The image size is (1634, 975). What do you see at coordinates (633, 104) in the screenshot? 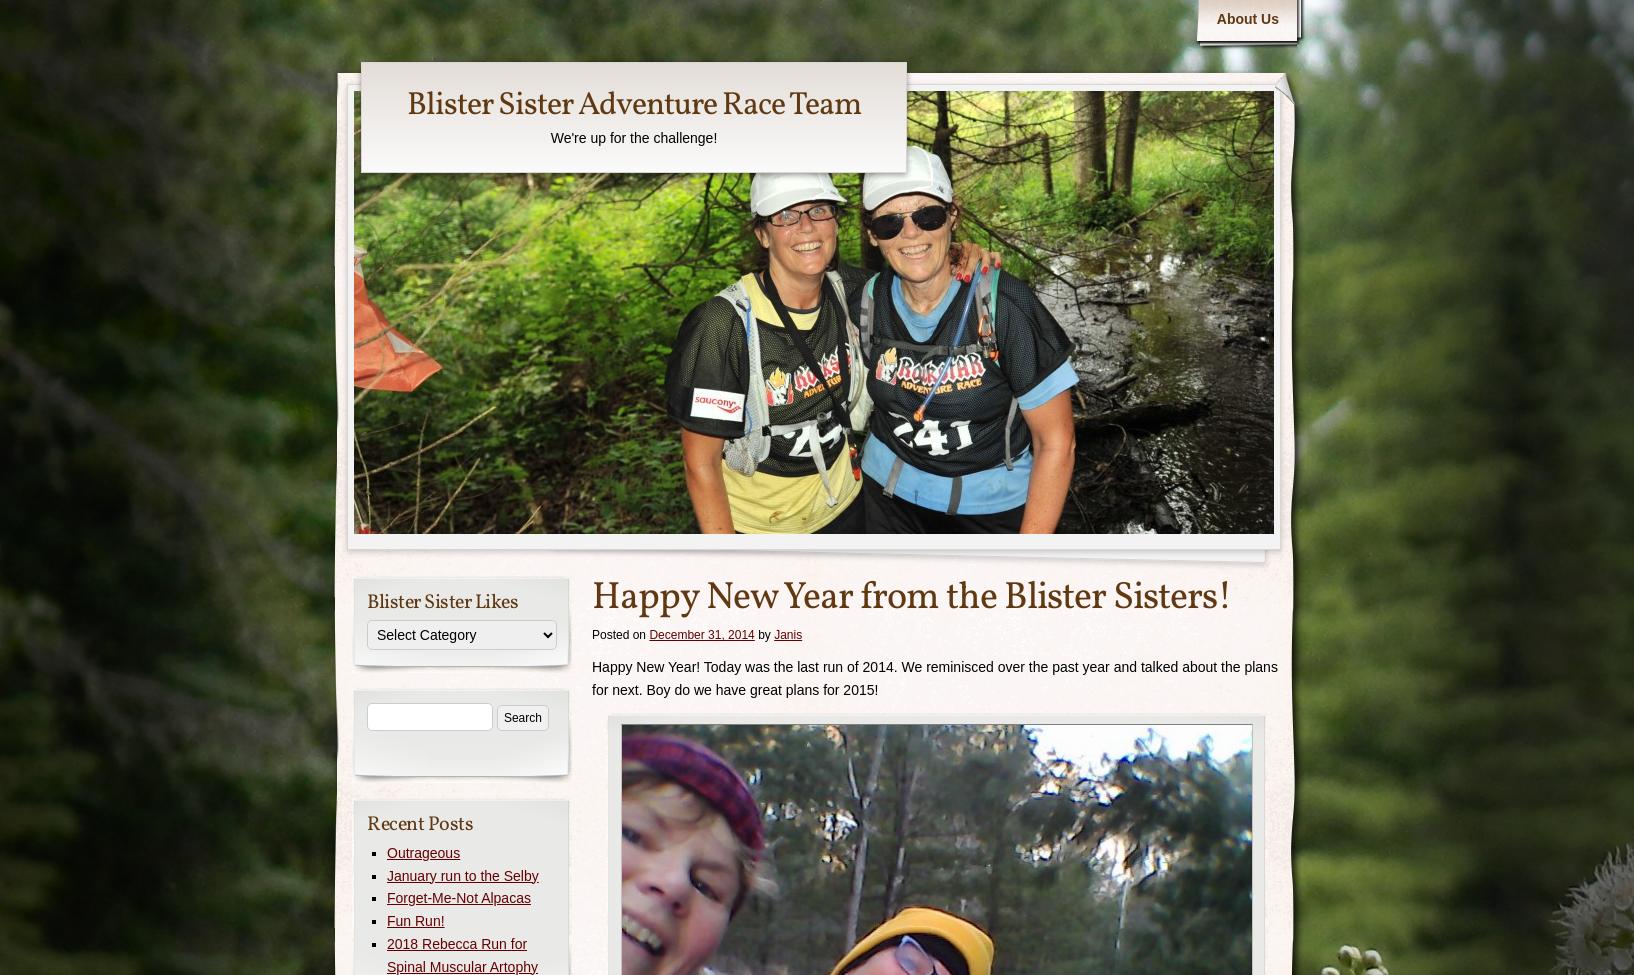
I see `'Blister Sister Adventure Race Team'` at bounding box center [633, 104].